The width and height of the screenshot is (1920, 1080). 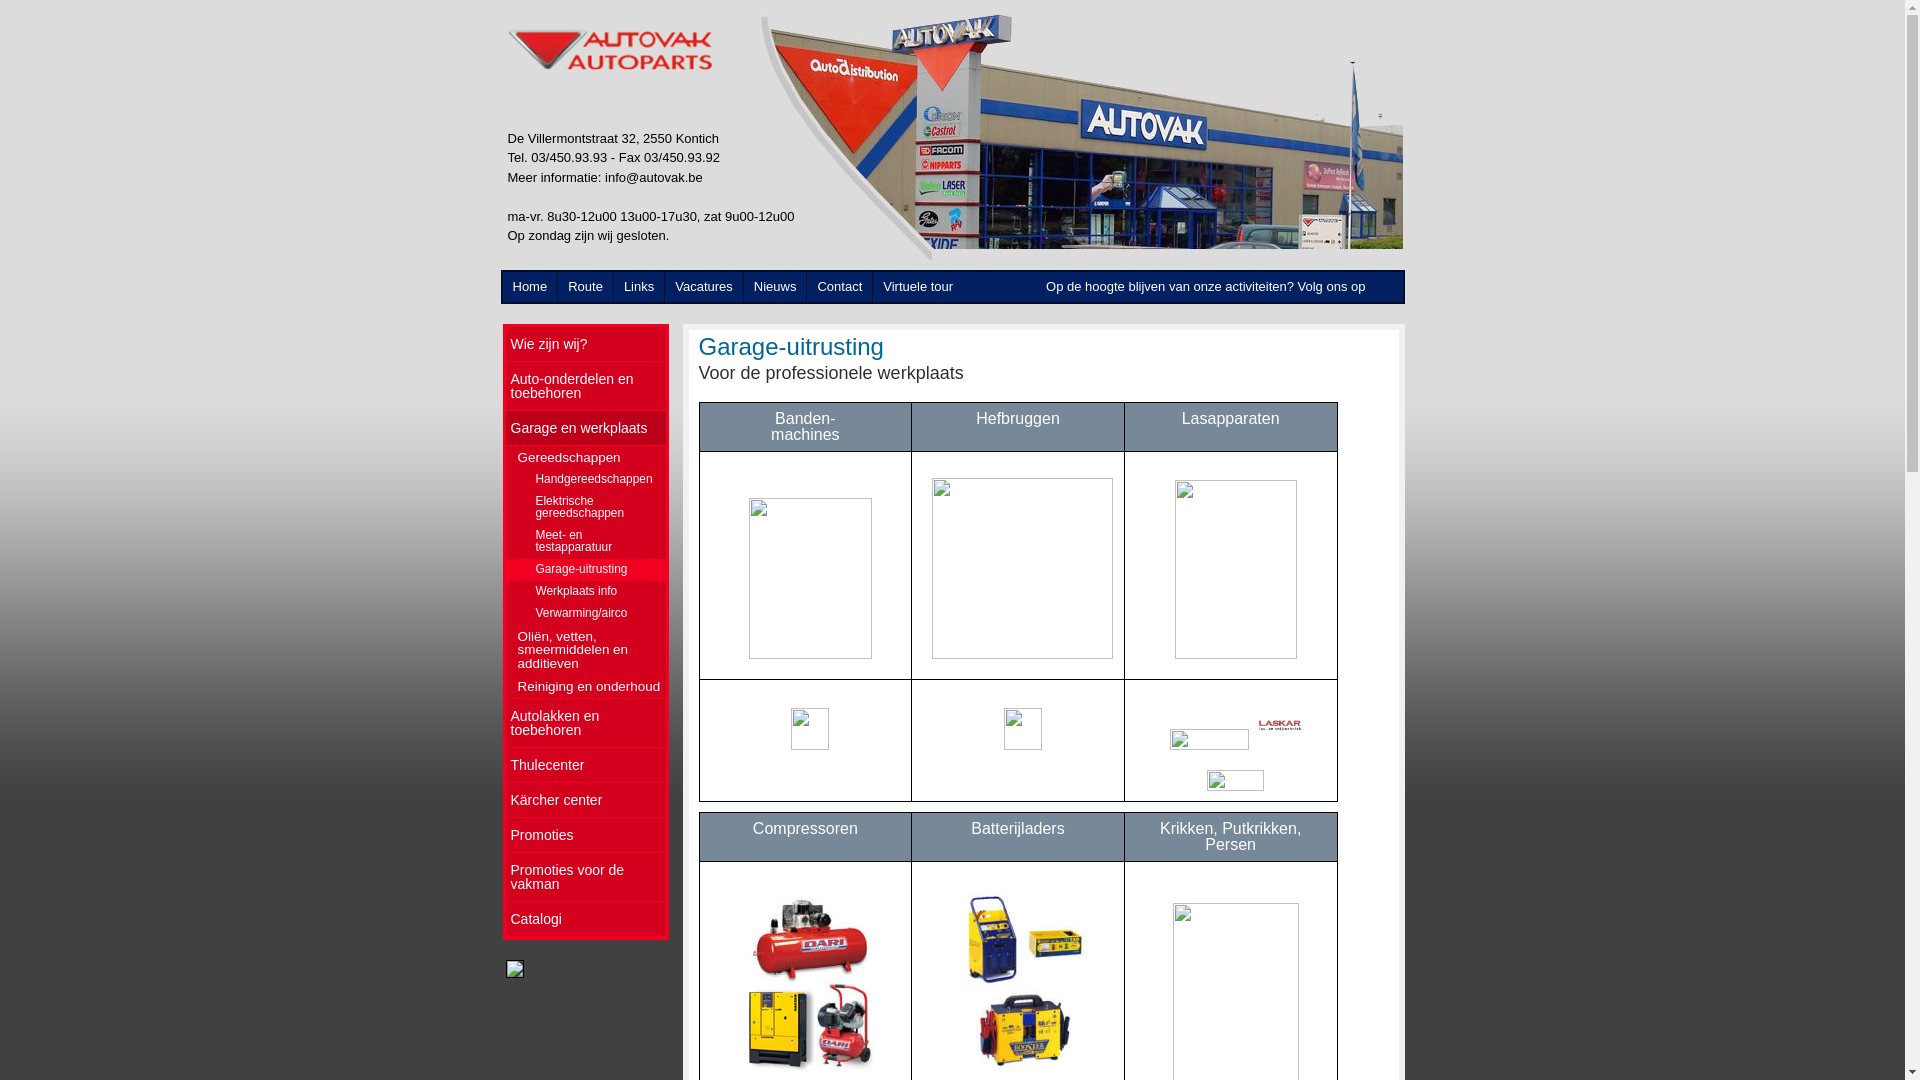 What do you see at coordinates (505, 765) in the screenshot?
I see `'Thulecenter'` at bounding box center [505, 765].